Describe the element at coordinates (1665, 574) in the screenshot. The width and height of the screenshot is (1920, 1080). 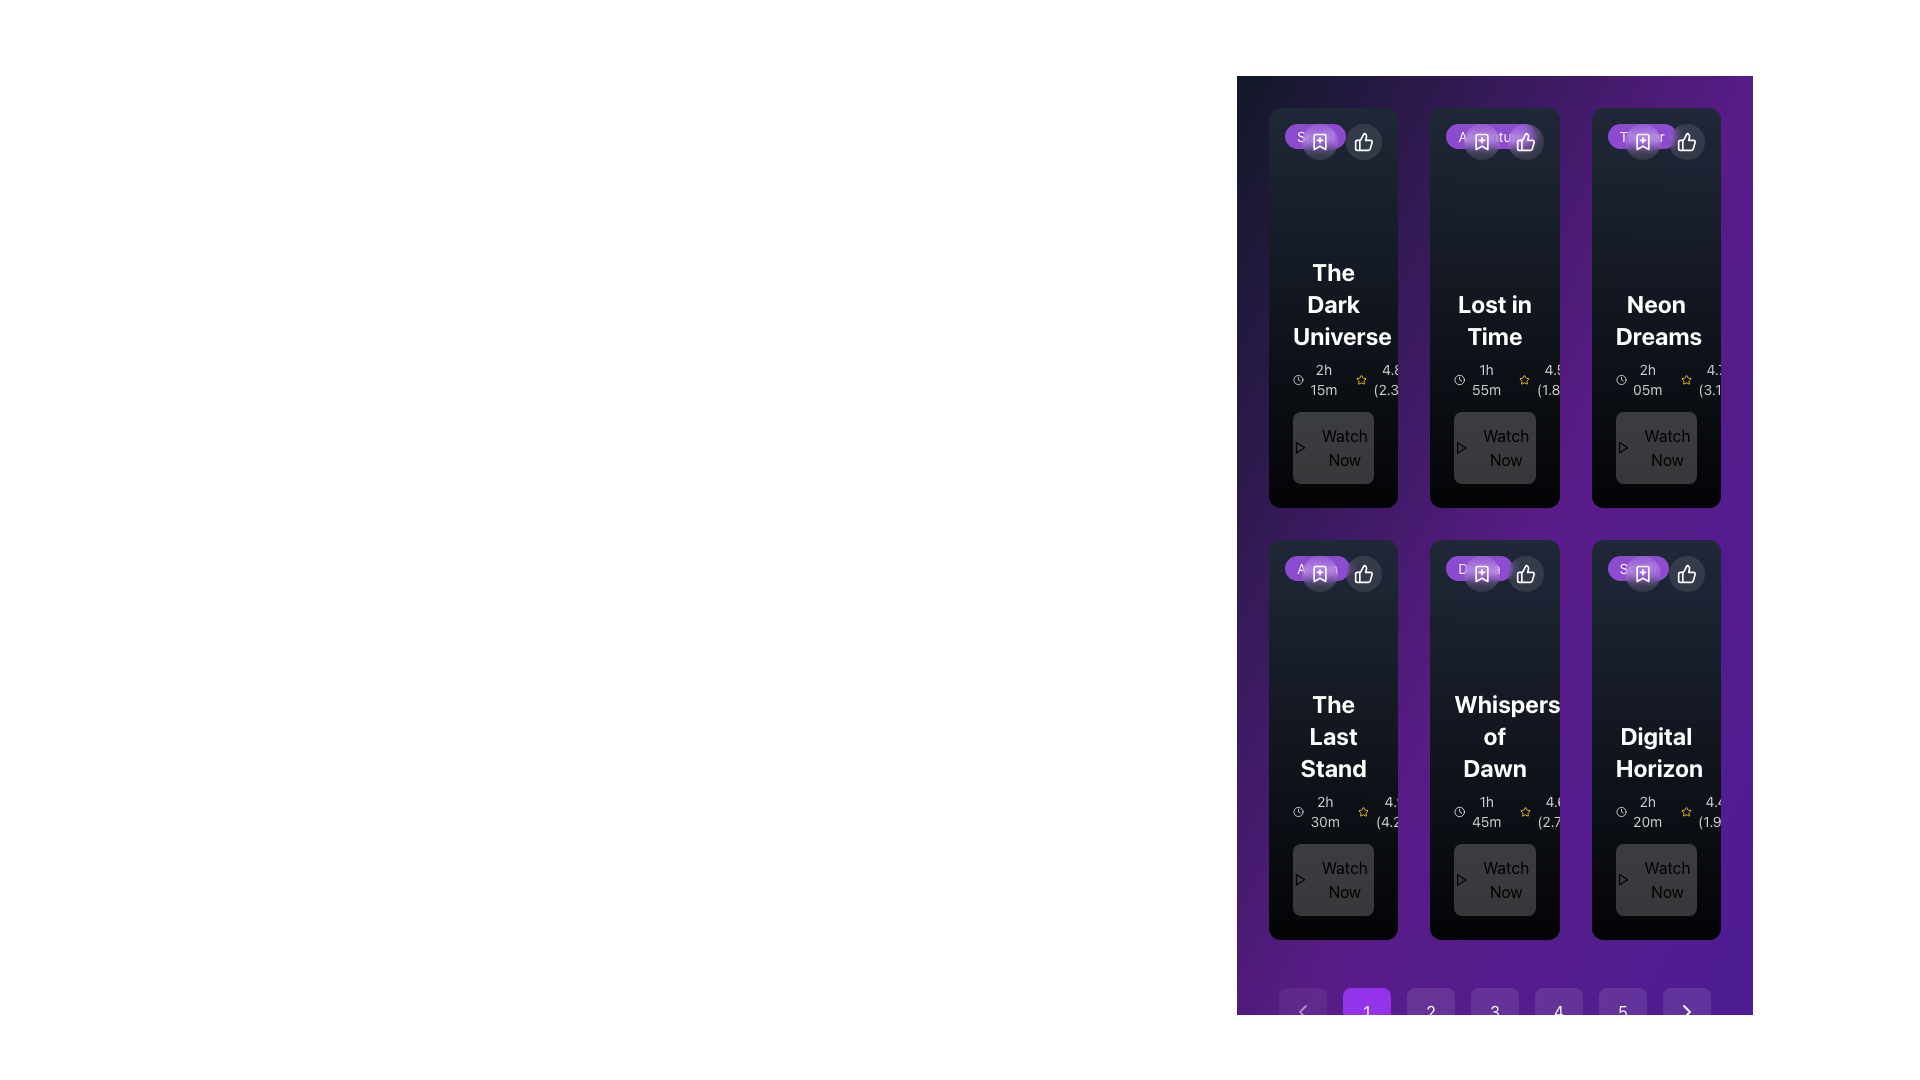
I see `the thumbs-up icon button located in the top-right corner of the 'Digital Horizon' card, which has a rounded shape and a semi-transparent white background` at that location.